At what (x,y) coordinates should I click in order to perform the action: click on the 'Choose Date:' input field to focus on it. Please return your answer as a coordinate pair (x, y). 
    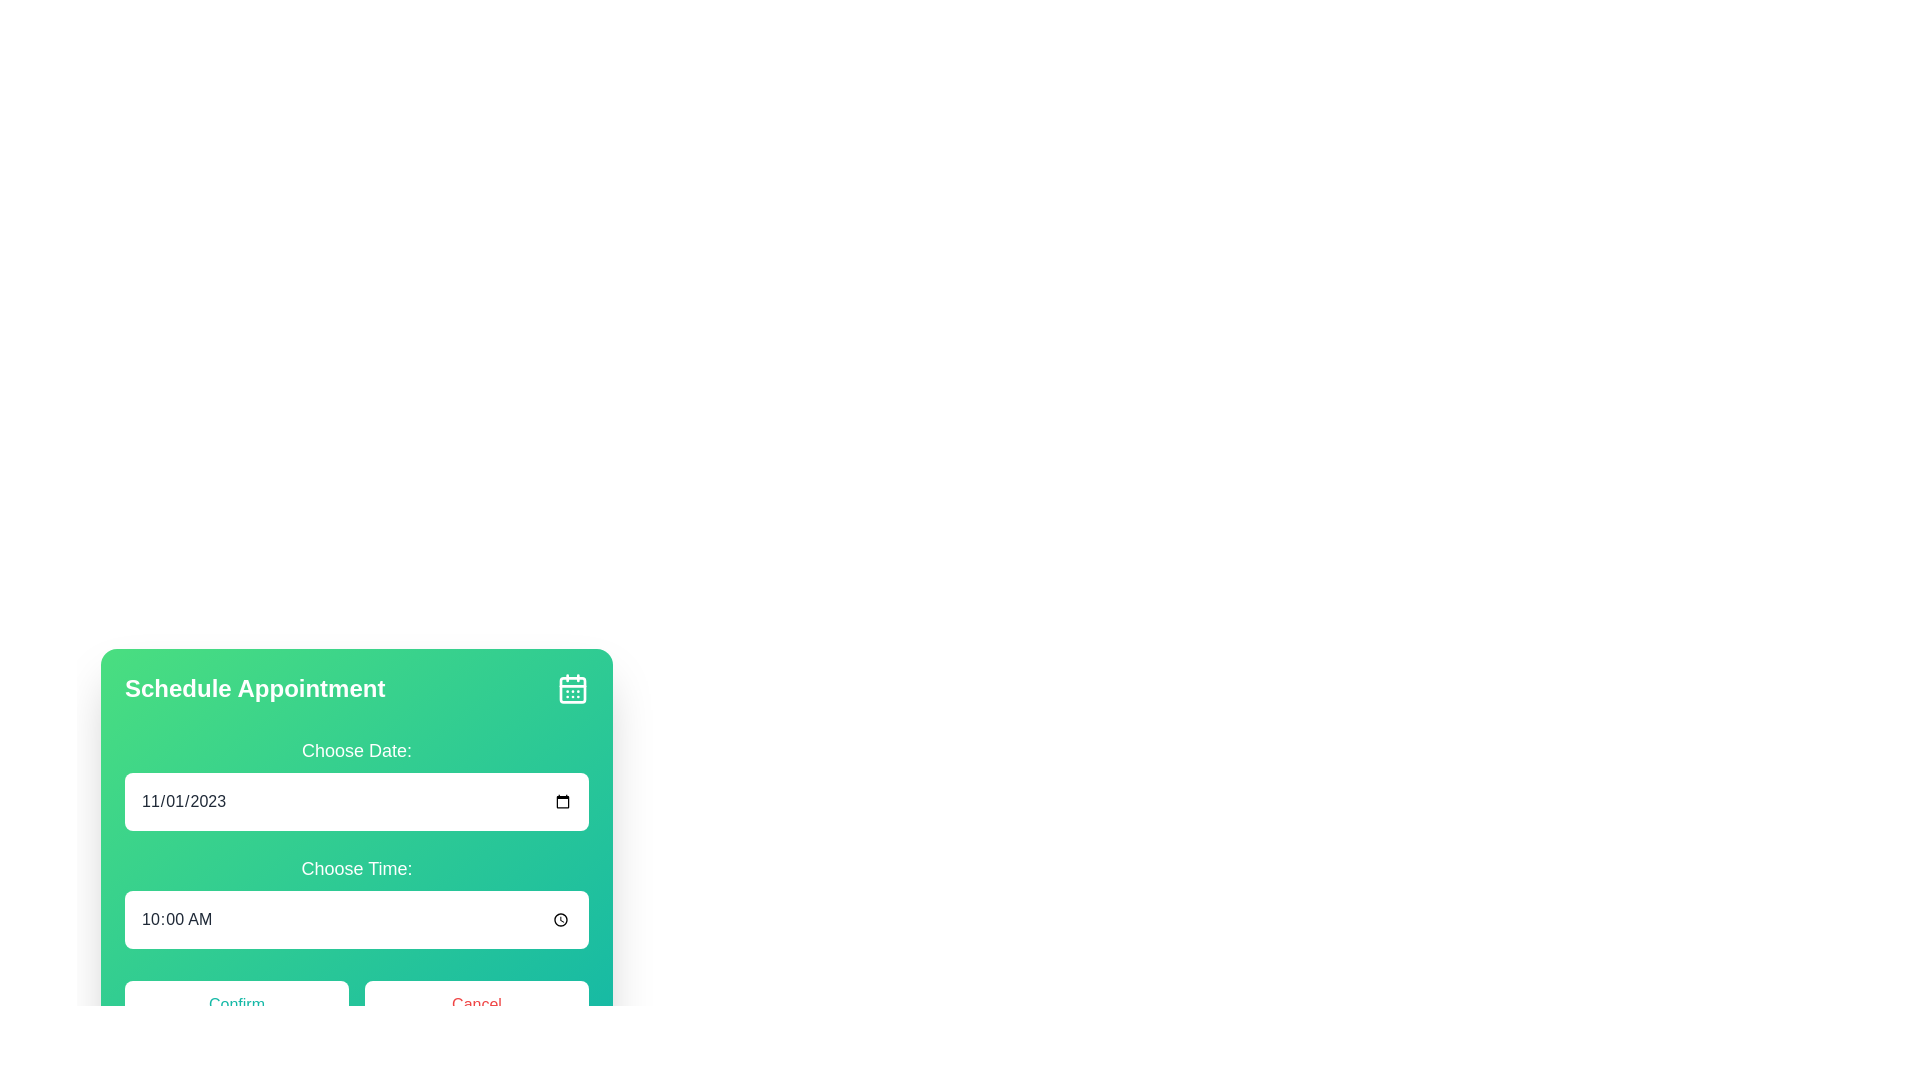
    Looking at the image, I should click on (356, 782).